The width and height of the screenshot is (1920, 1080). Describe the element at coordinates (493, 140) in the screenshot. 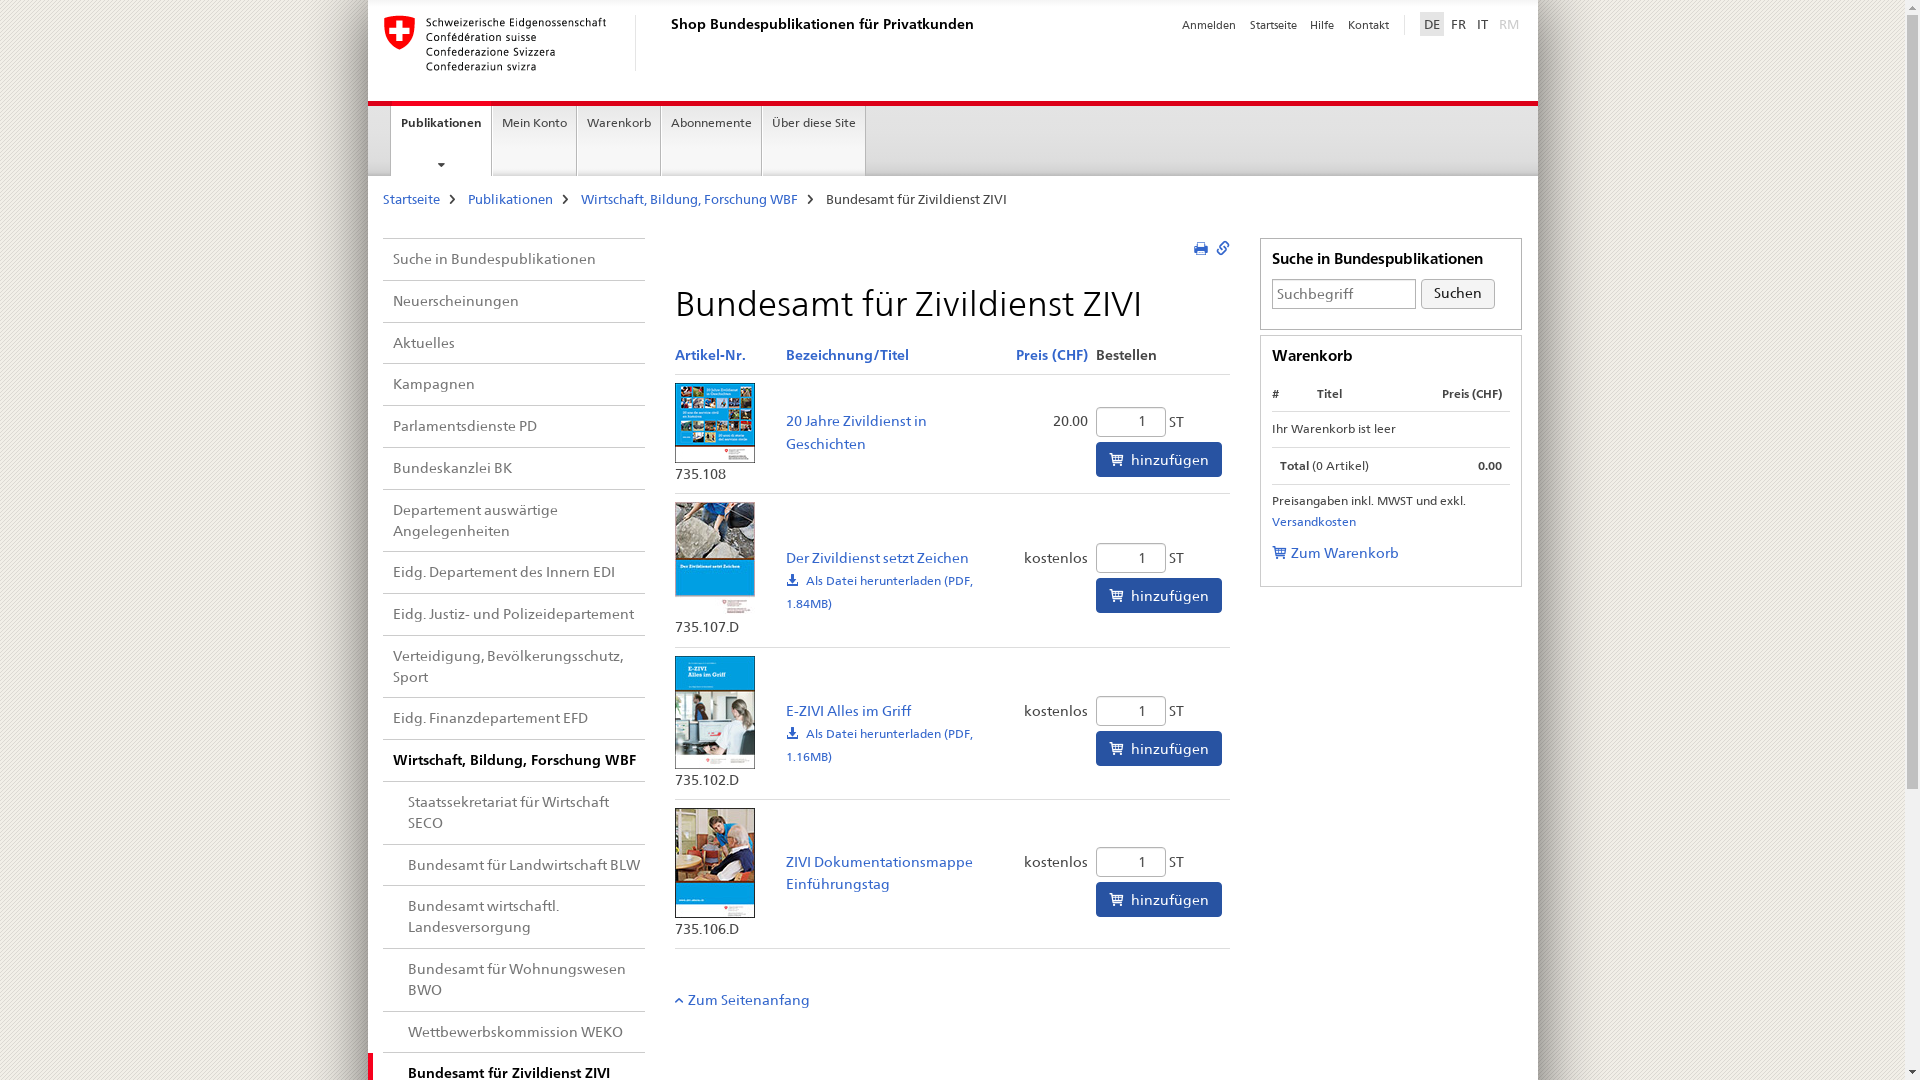

I see `'Mein Konto'` at that location.